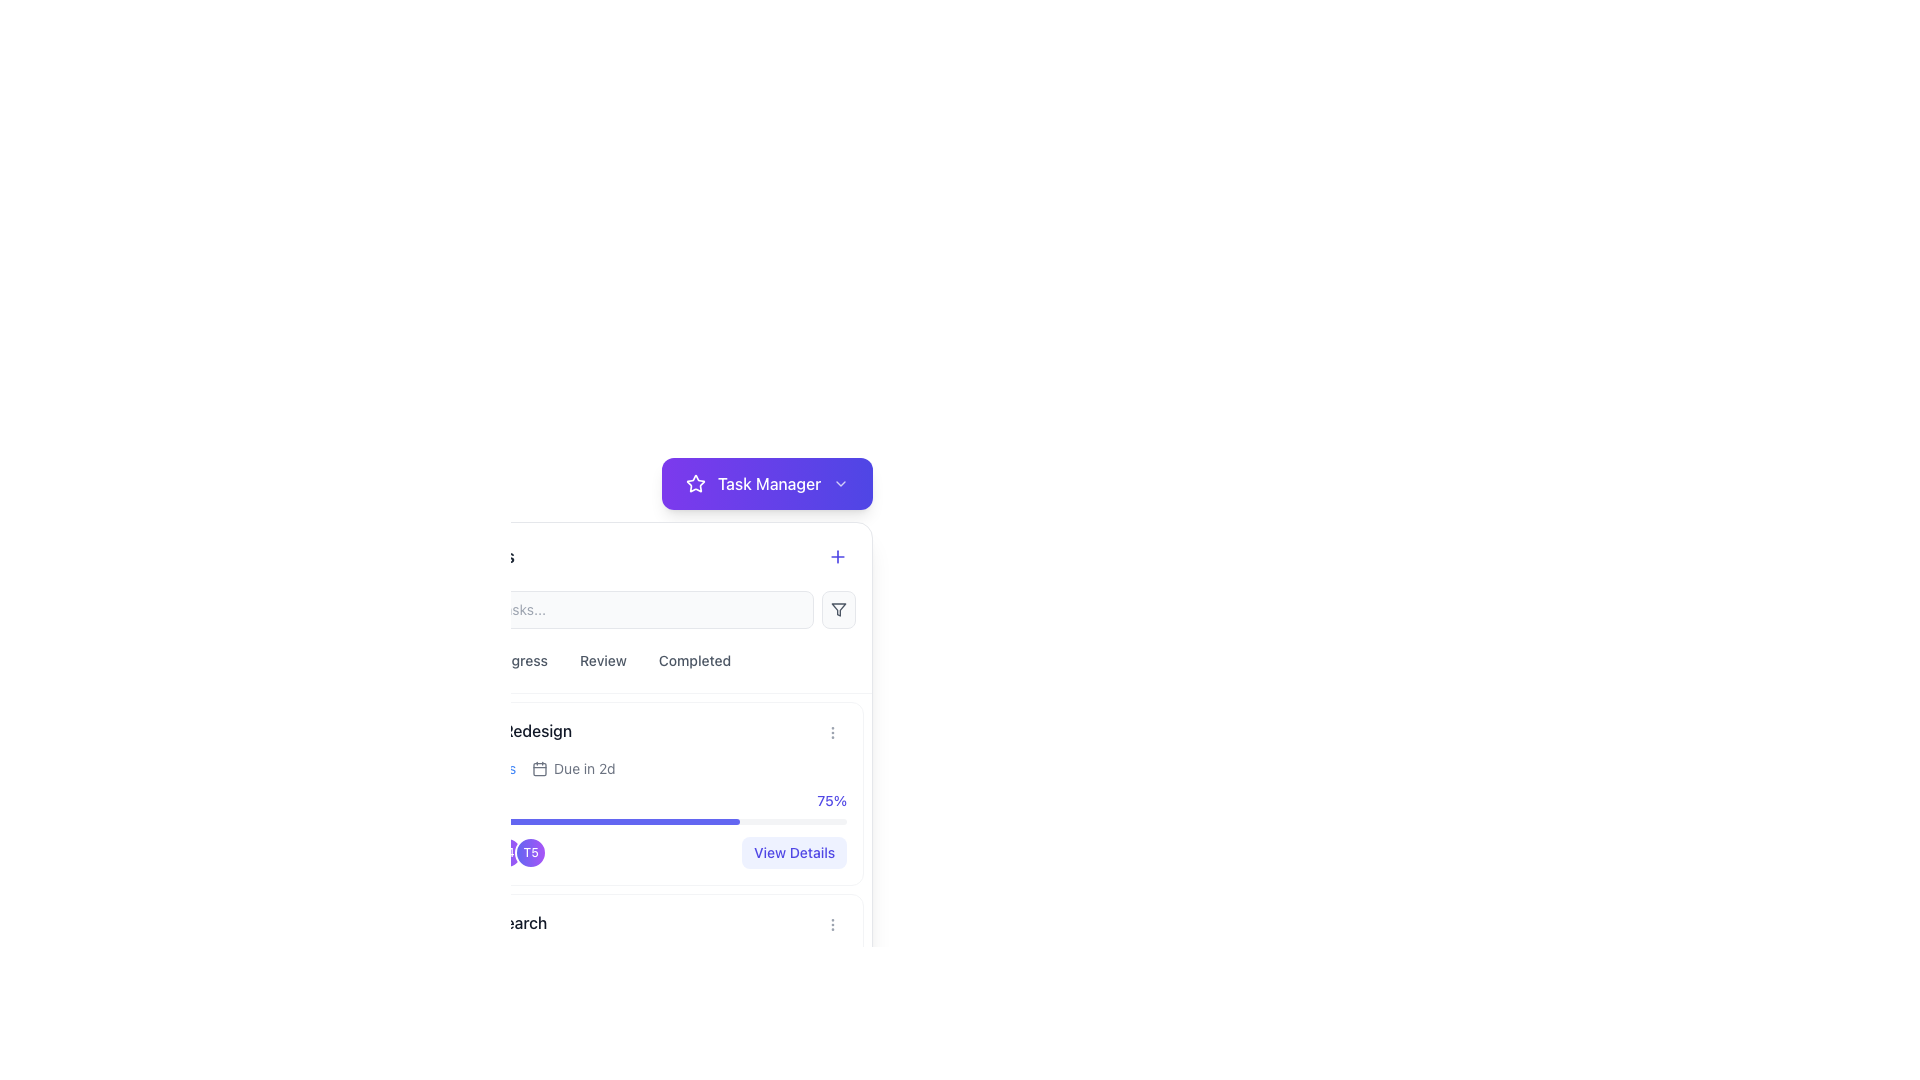 Image resolution: width=1920 pixels, height=1080 pixels. I want to click on the interactive square button with rounded corners, featuring a funnel icon in the center, so click(839, 608).